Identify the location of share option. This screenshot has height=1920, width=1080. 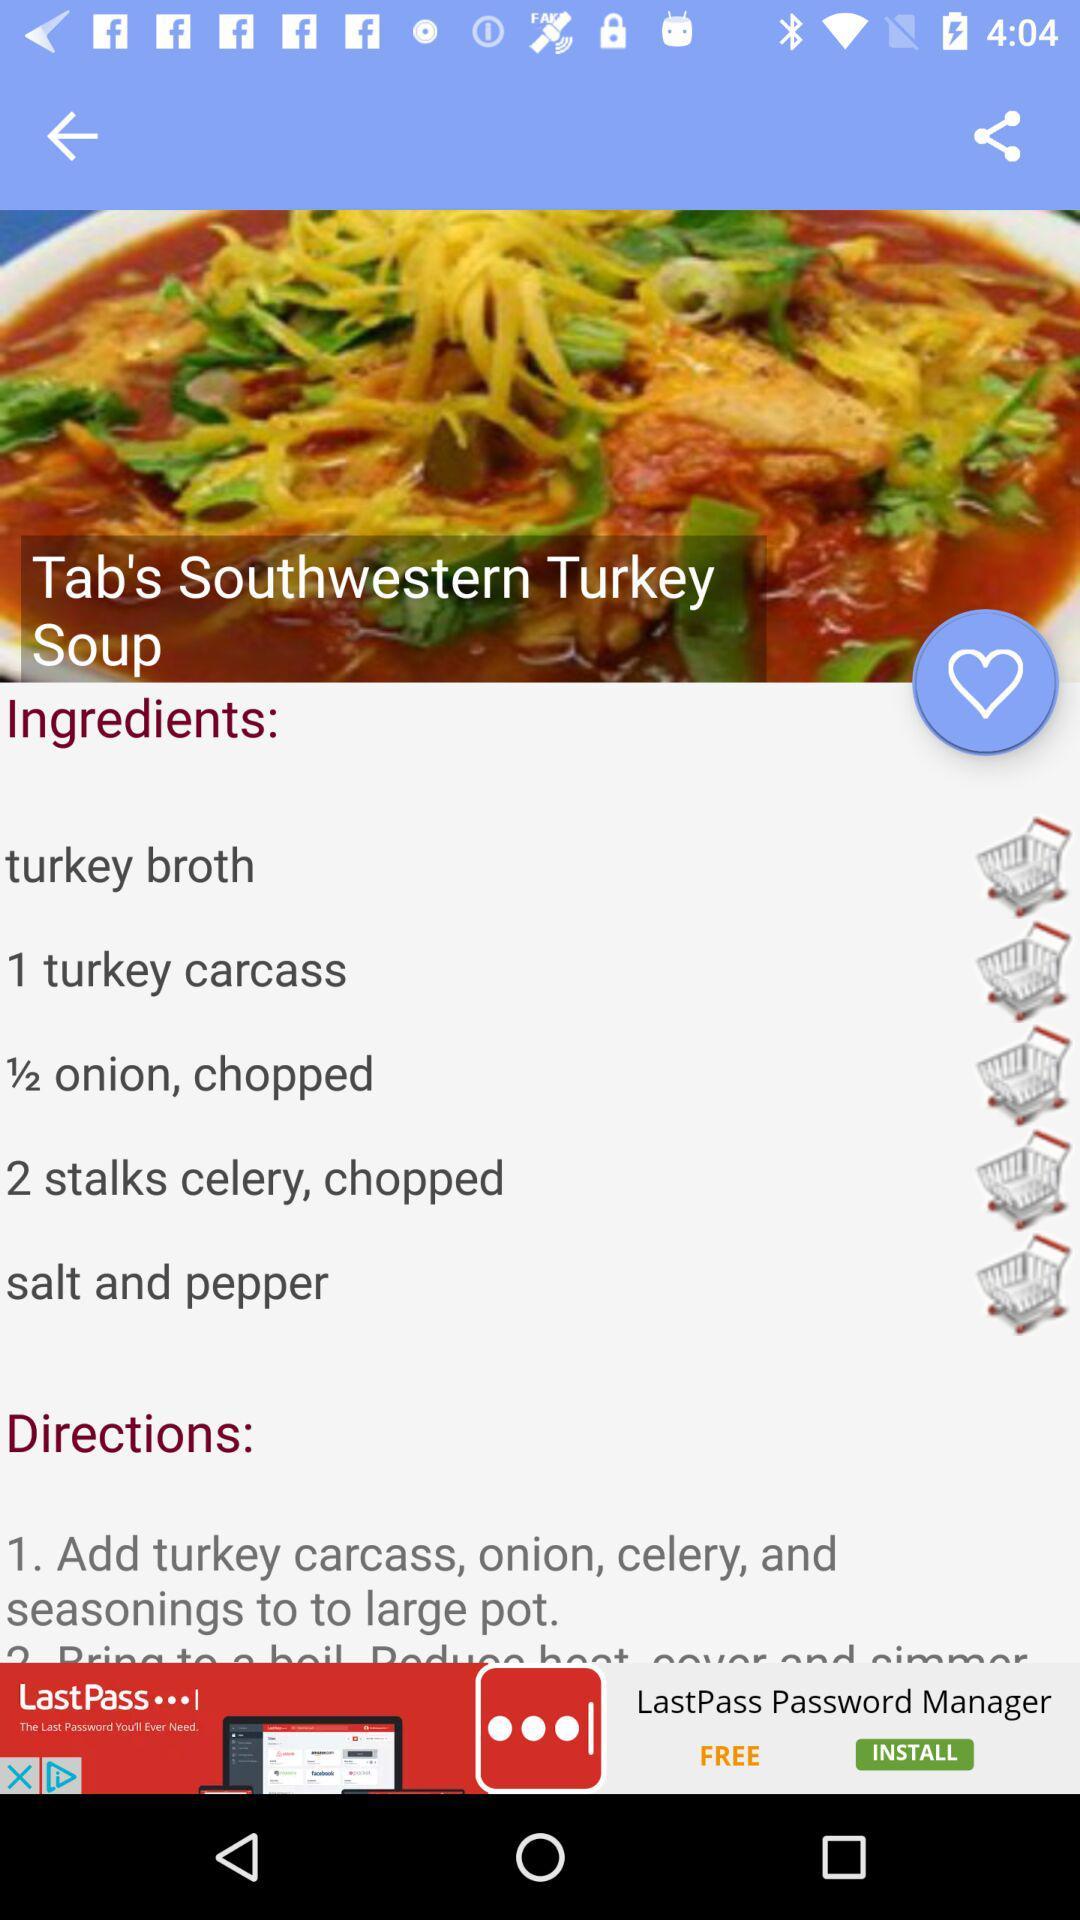
(997, 135).